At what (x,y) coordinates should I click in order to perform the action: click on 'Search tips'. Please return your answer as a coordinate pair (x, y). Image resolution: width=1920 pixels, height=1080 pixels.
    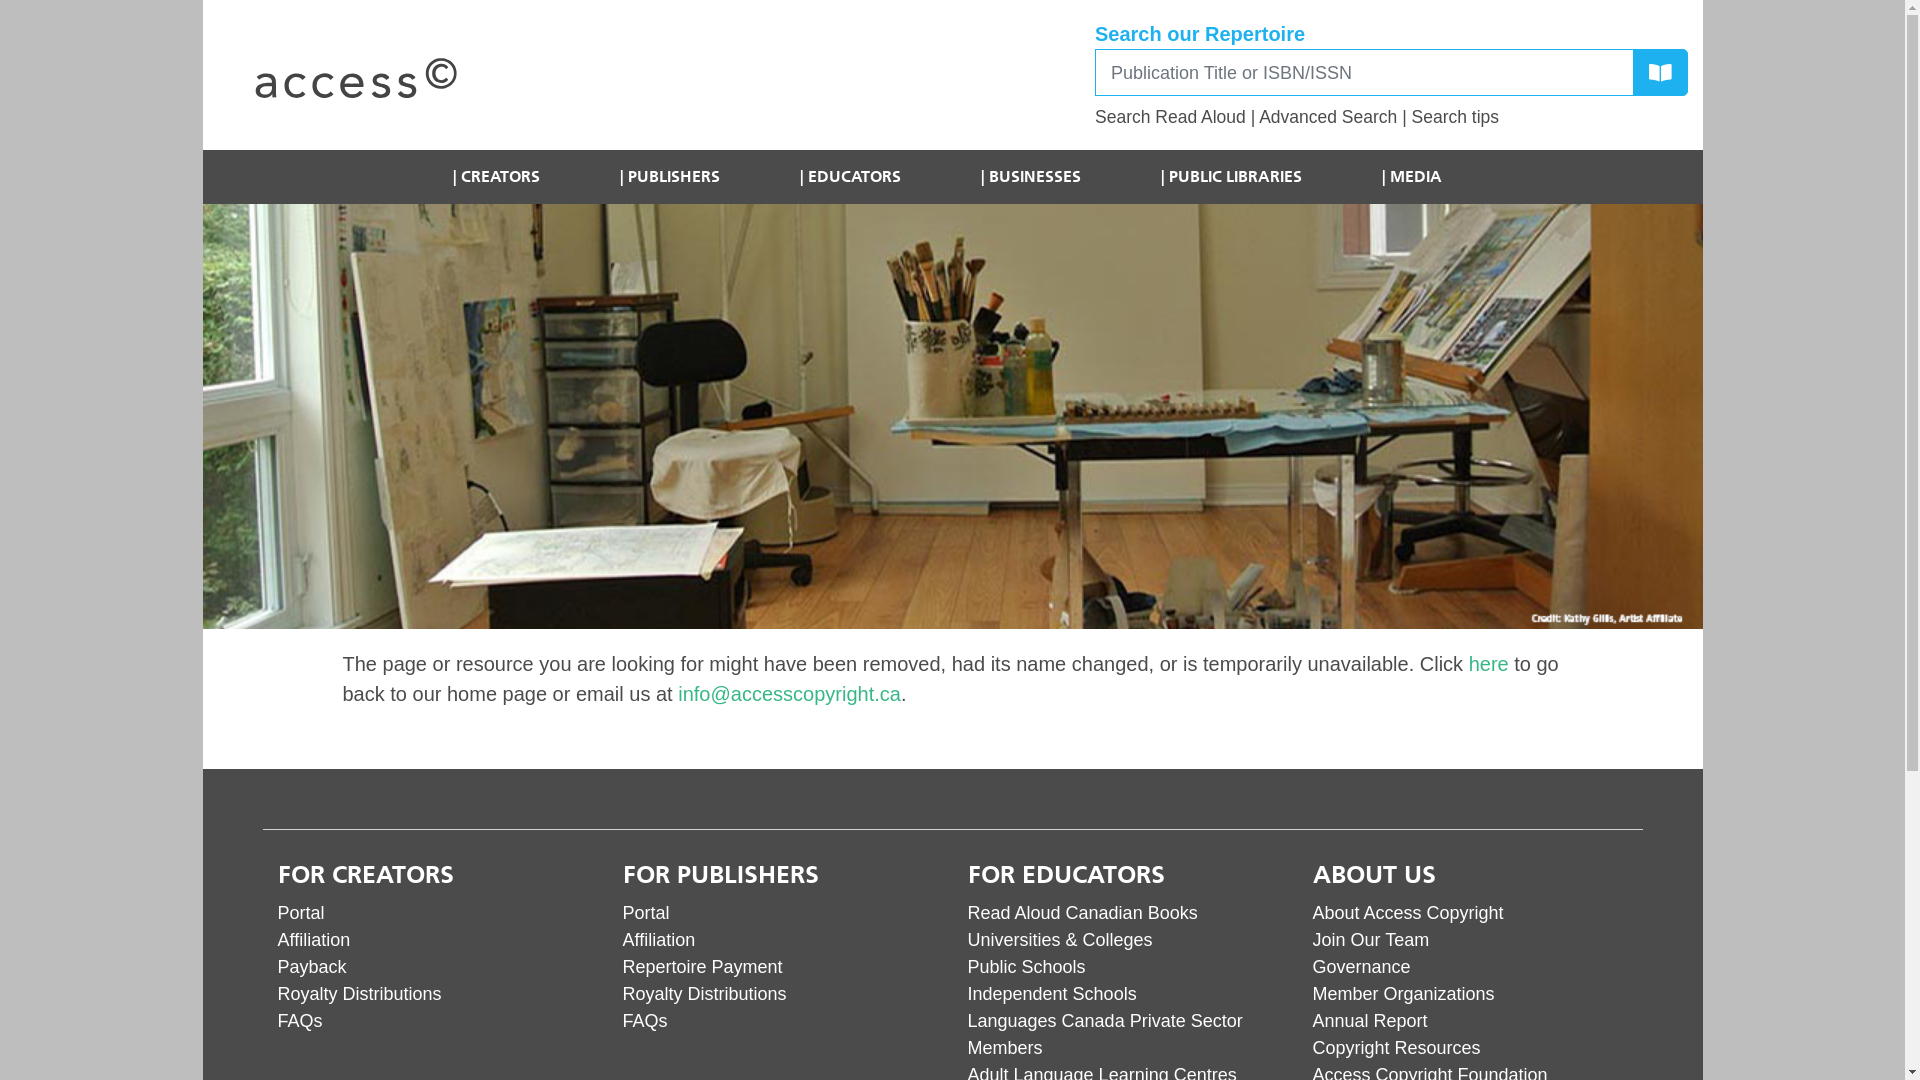
    Looking at the image, I should click on (1410, 116).